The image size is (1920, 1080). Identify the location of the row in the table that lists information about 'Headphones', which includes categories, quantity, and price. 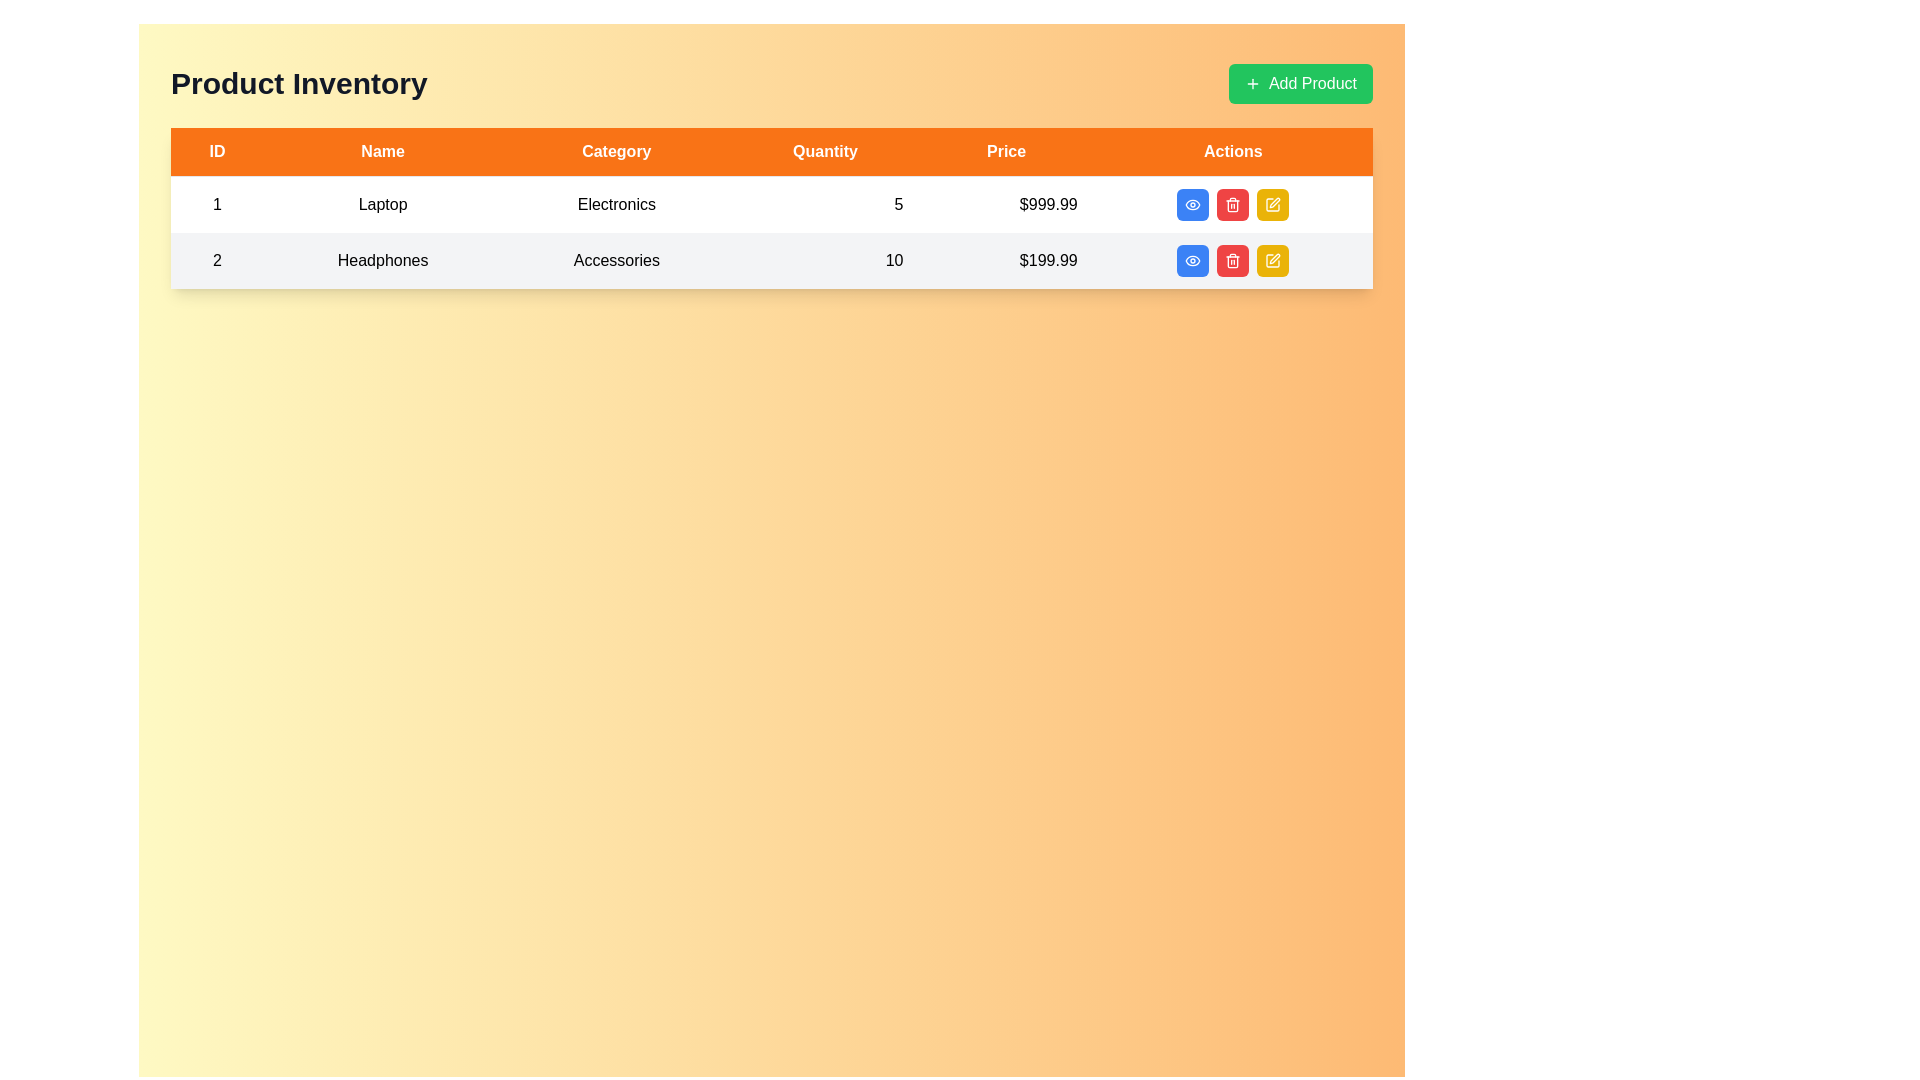
(771, 260).